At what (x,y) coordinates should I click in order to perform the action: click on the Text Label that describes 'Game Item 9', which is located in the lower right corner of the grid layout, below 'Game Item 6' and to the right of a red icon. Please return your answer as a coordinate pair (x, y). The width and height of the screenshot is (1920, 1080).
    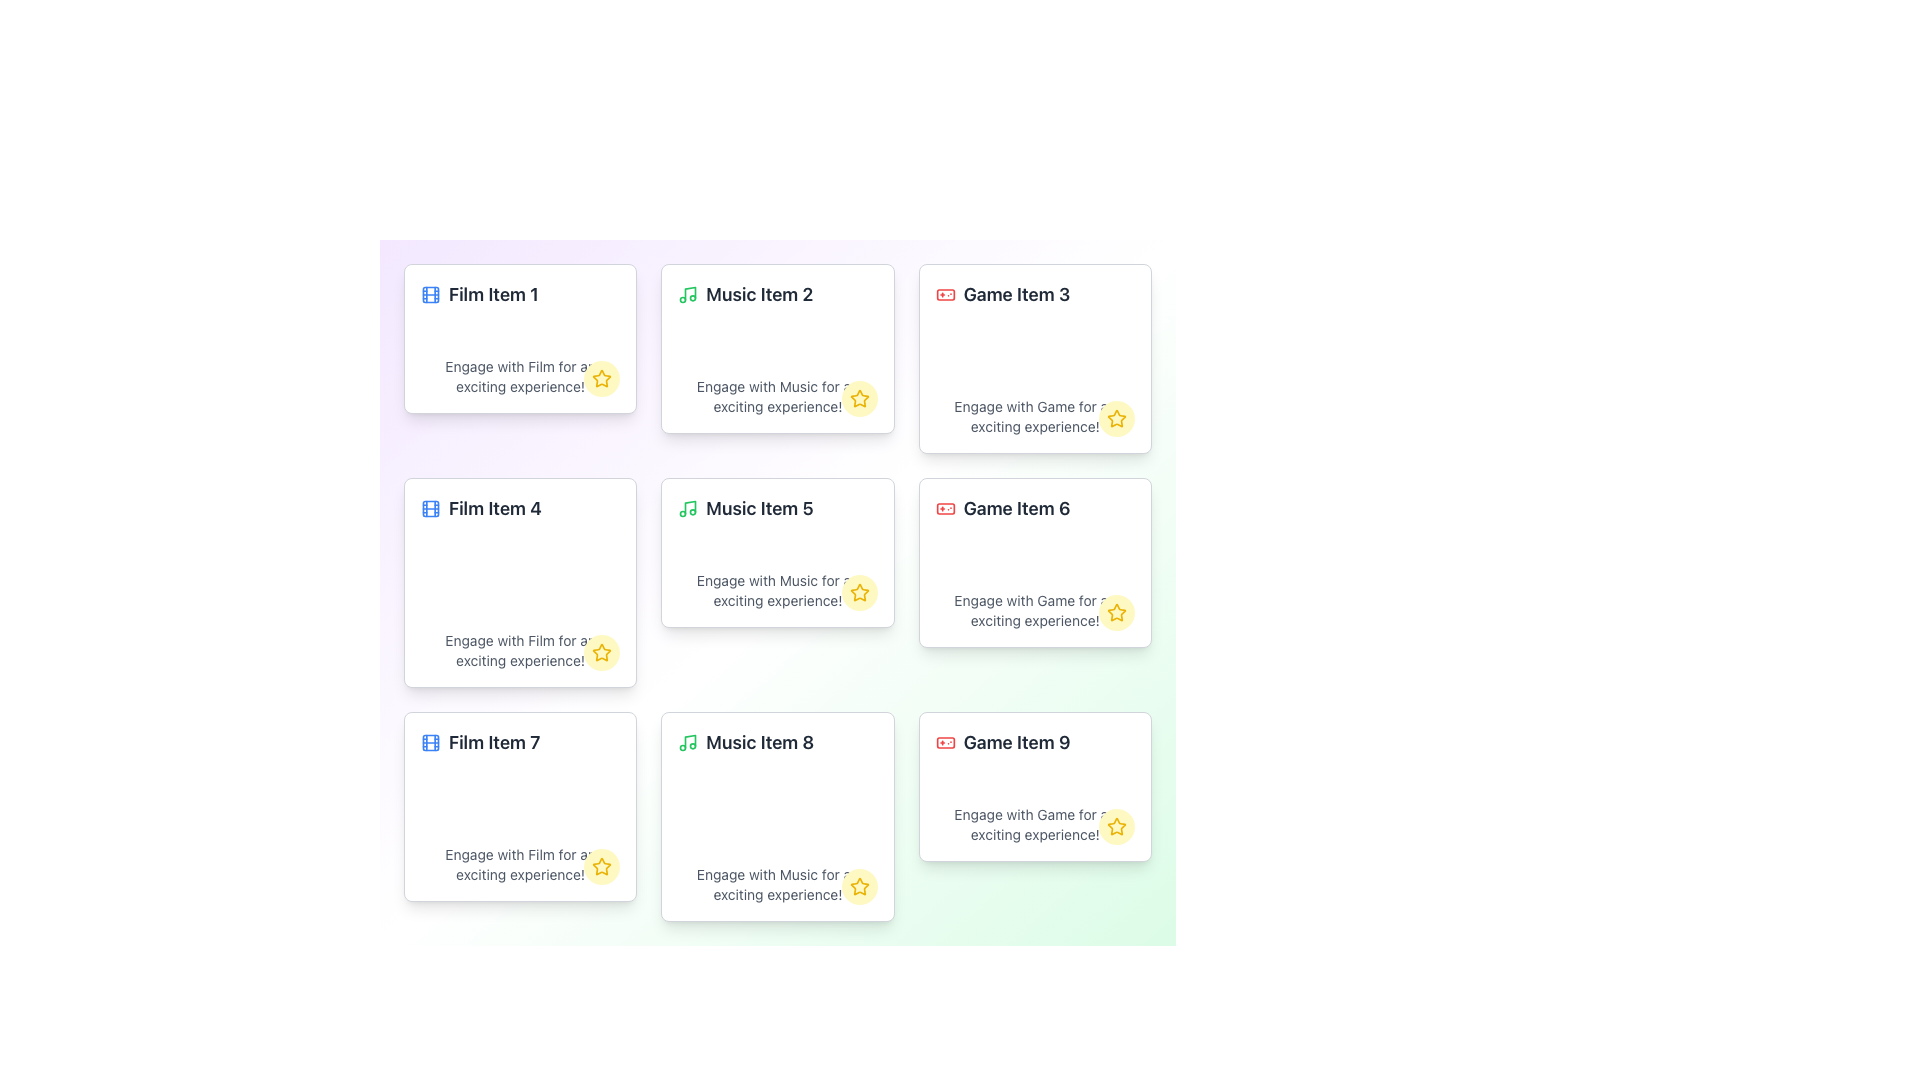
    Looking at the image, I should click on (1017, 743).